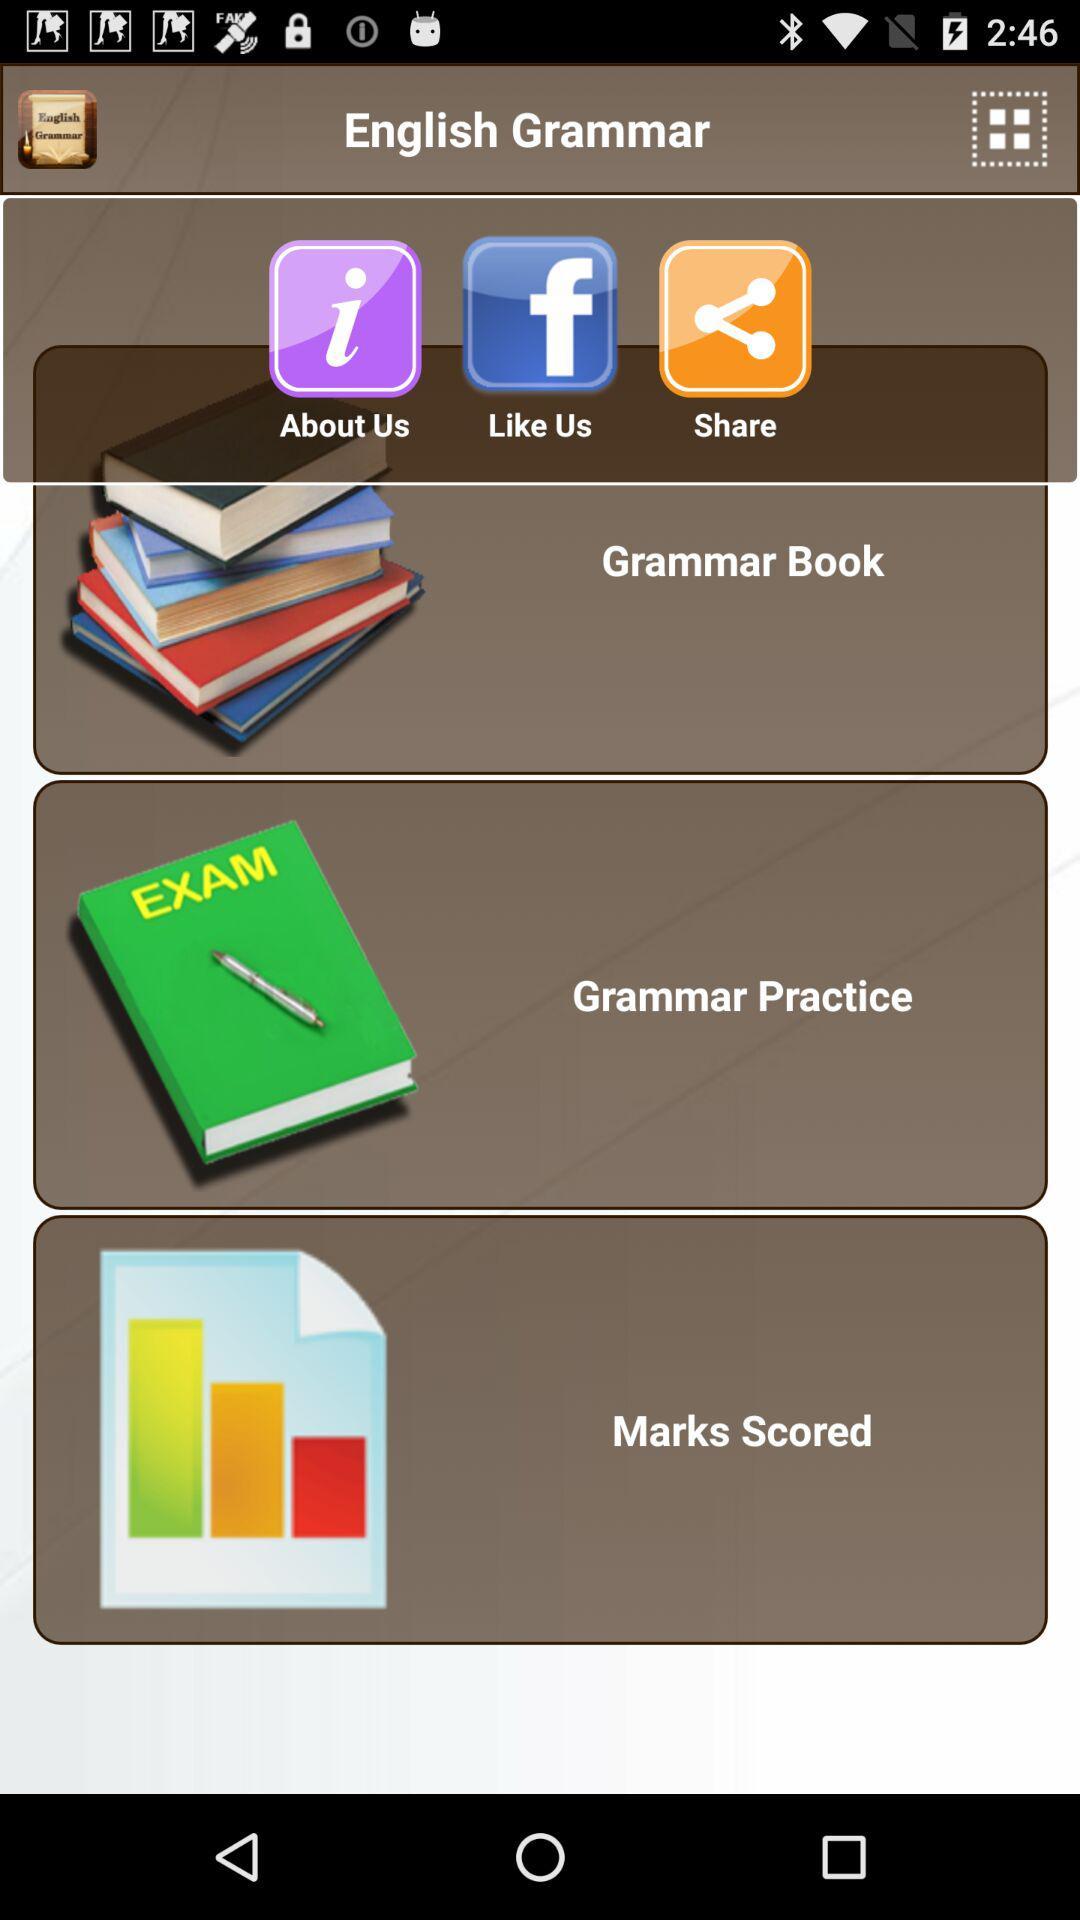 The image size is (1080, 1920). What do you see at coordinates (1009, 128) in the screenshot?
I see `icon next to english grammar icon` at bounding box center [1009, 128].